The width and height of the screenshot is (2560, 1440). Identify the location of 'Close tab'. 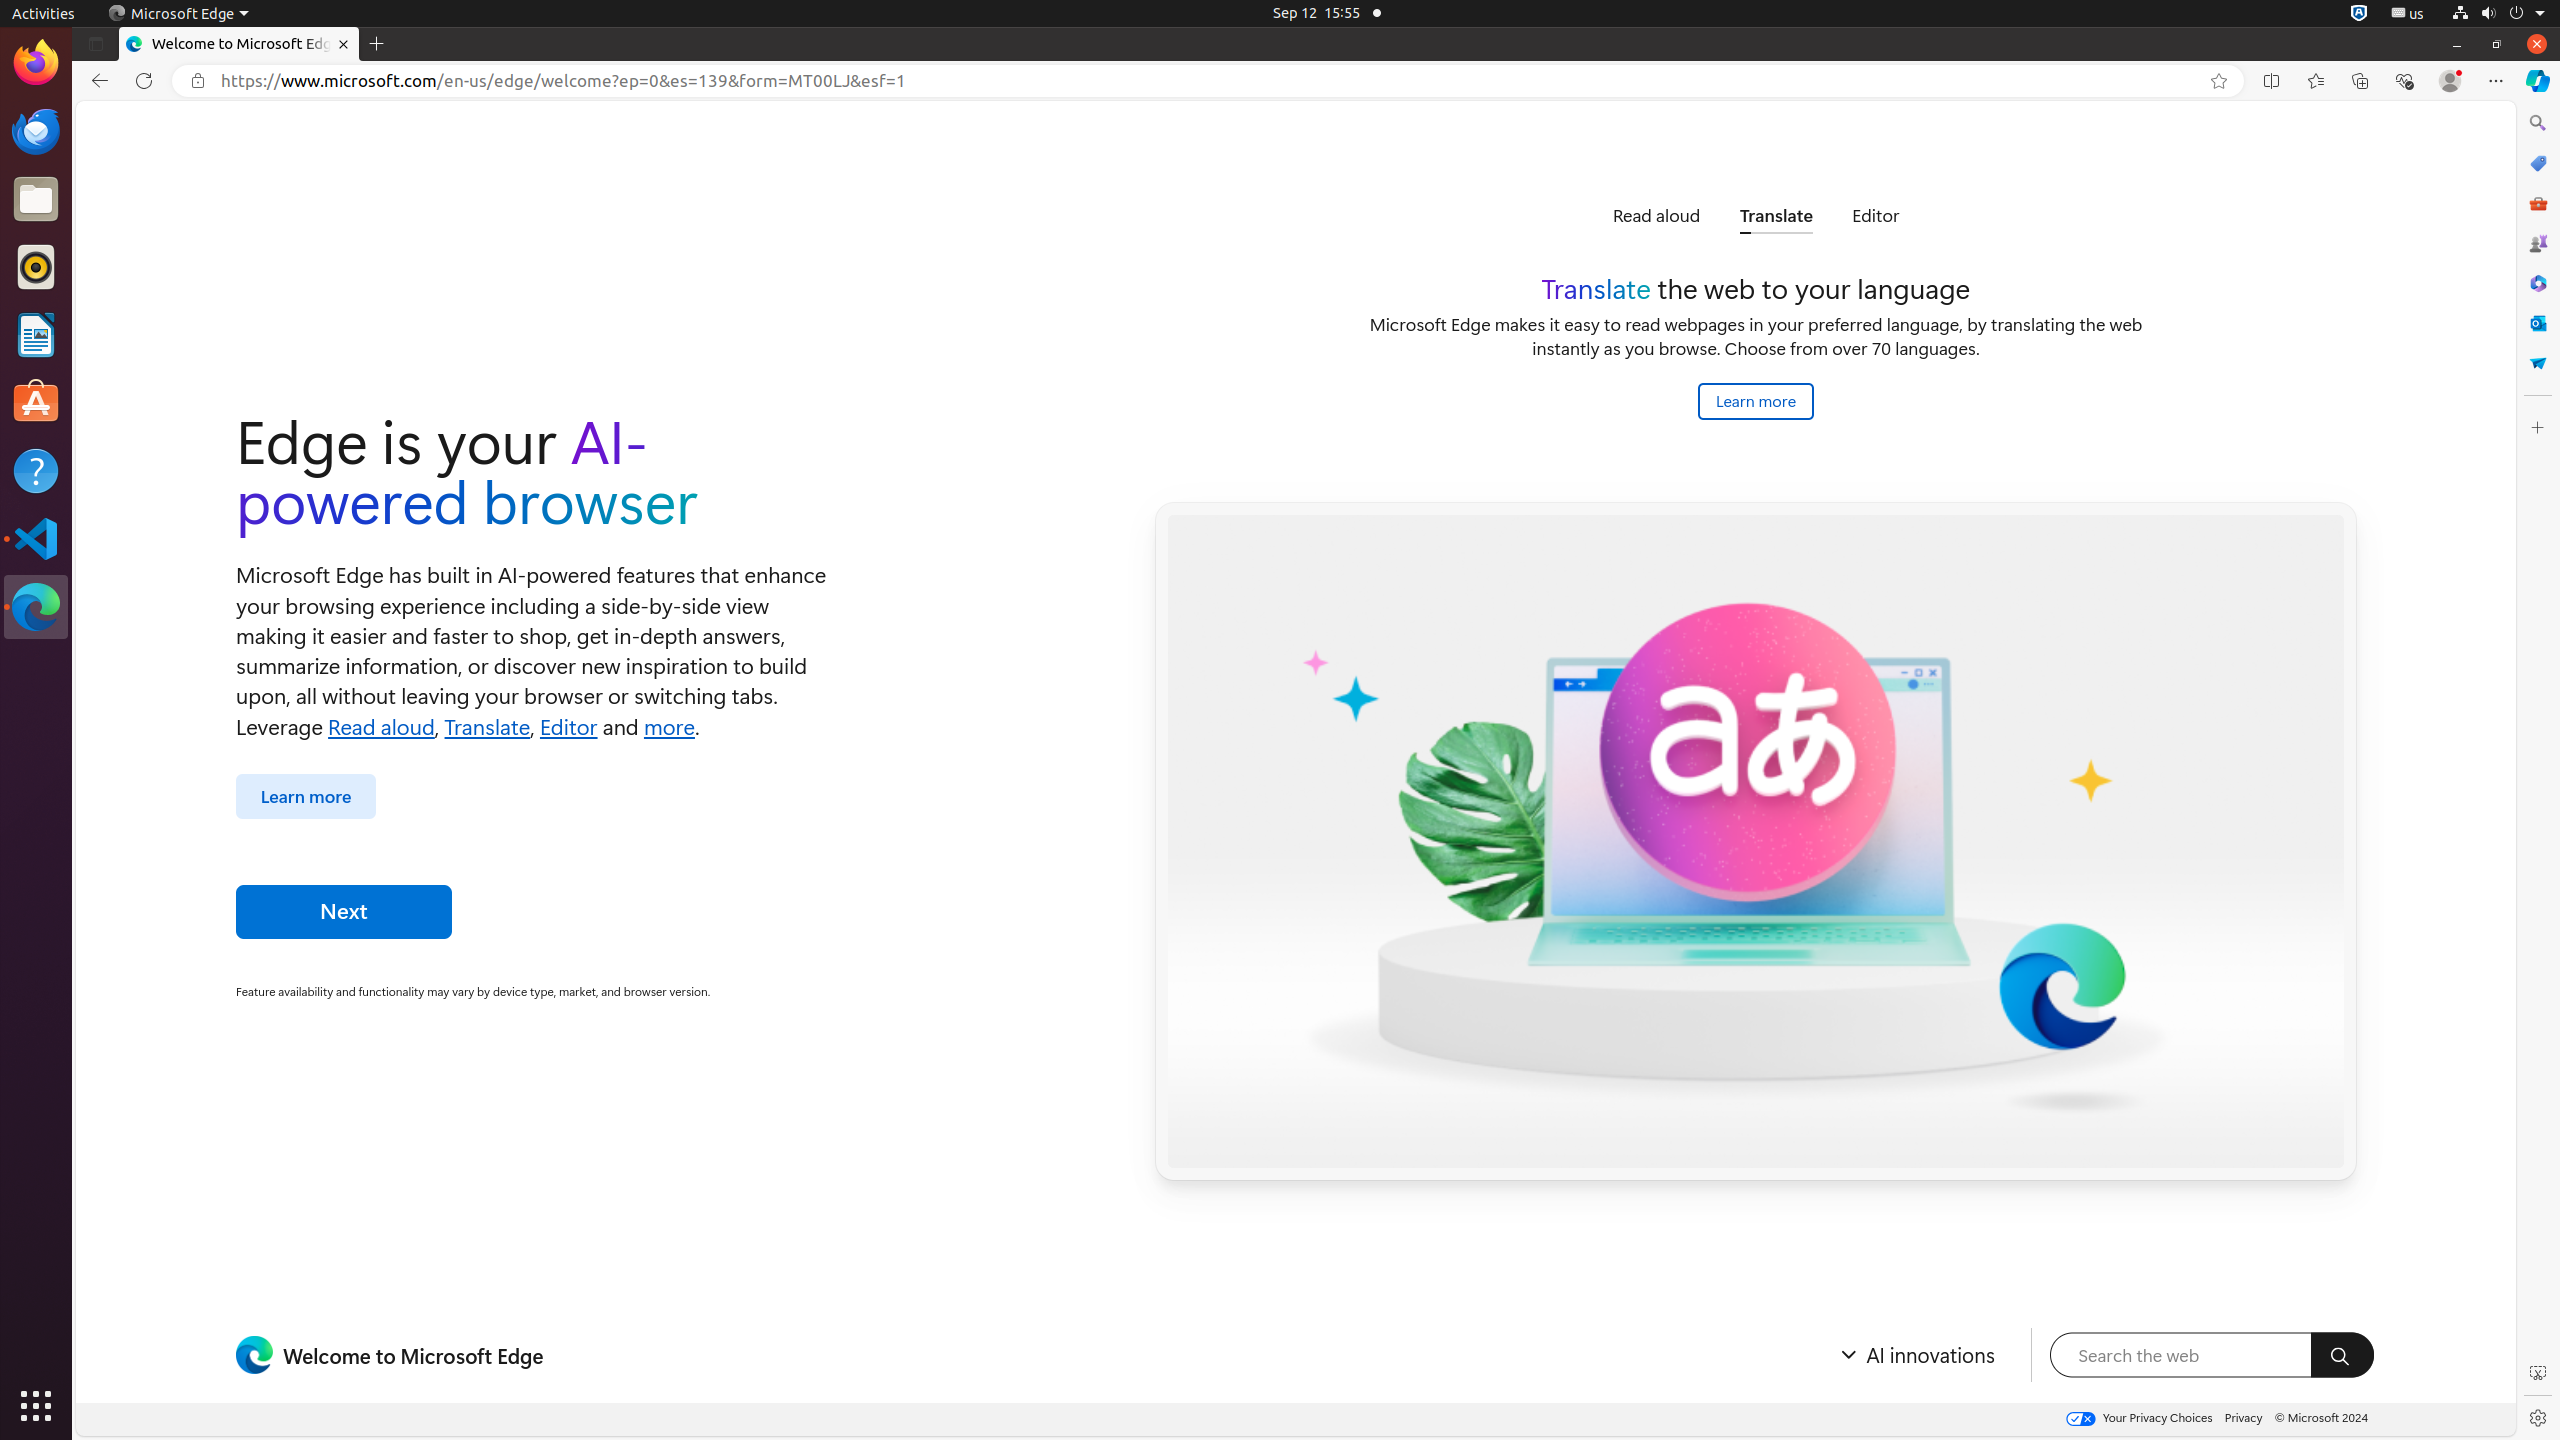
(342, 43).